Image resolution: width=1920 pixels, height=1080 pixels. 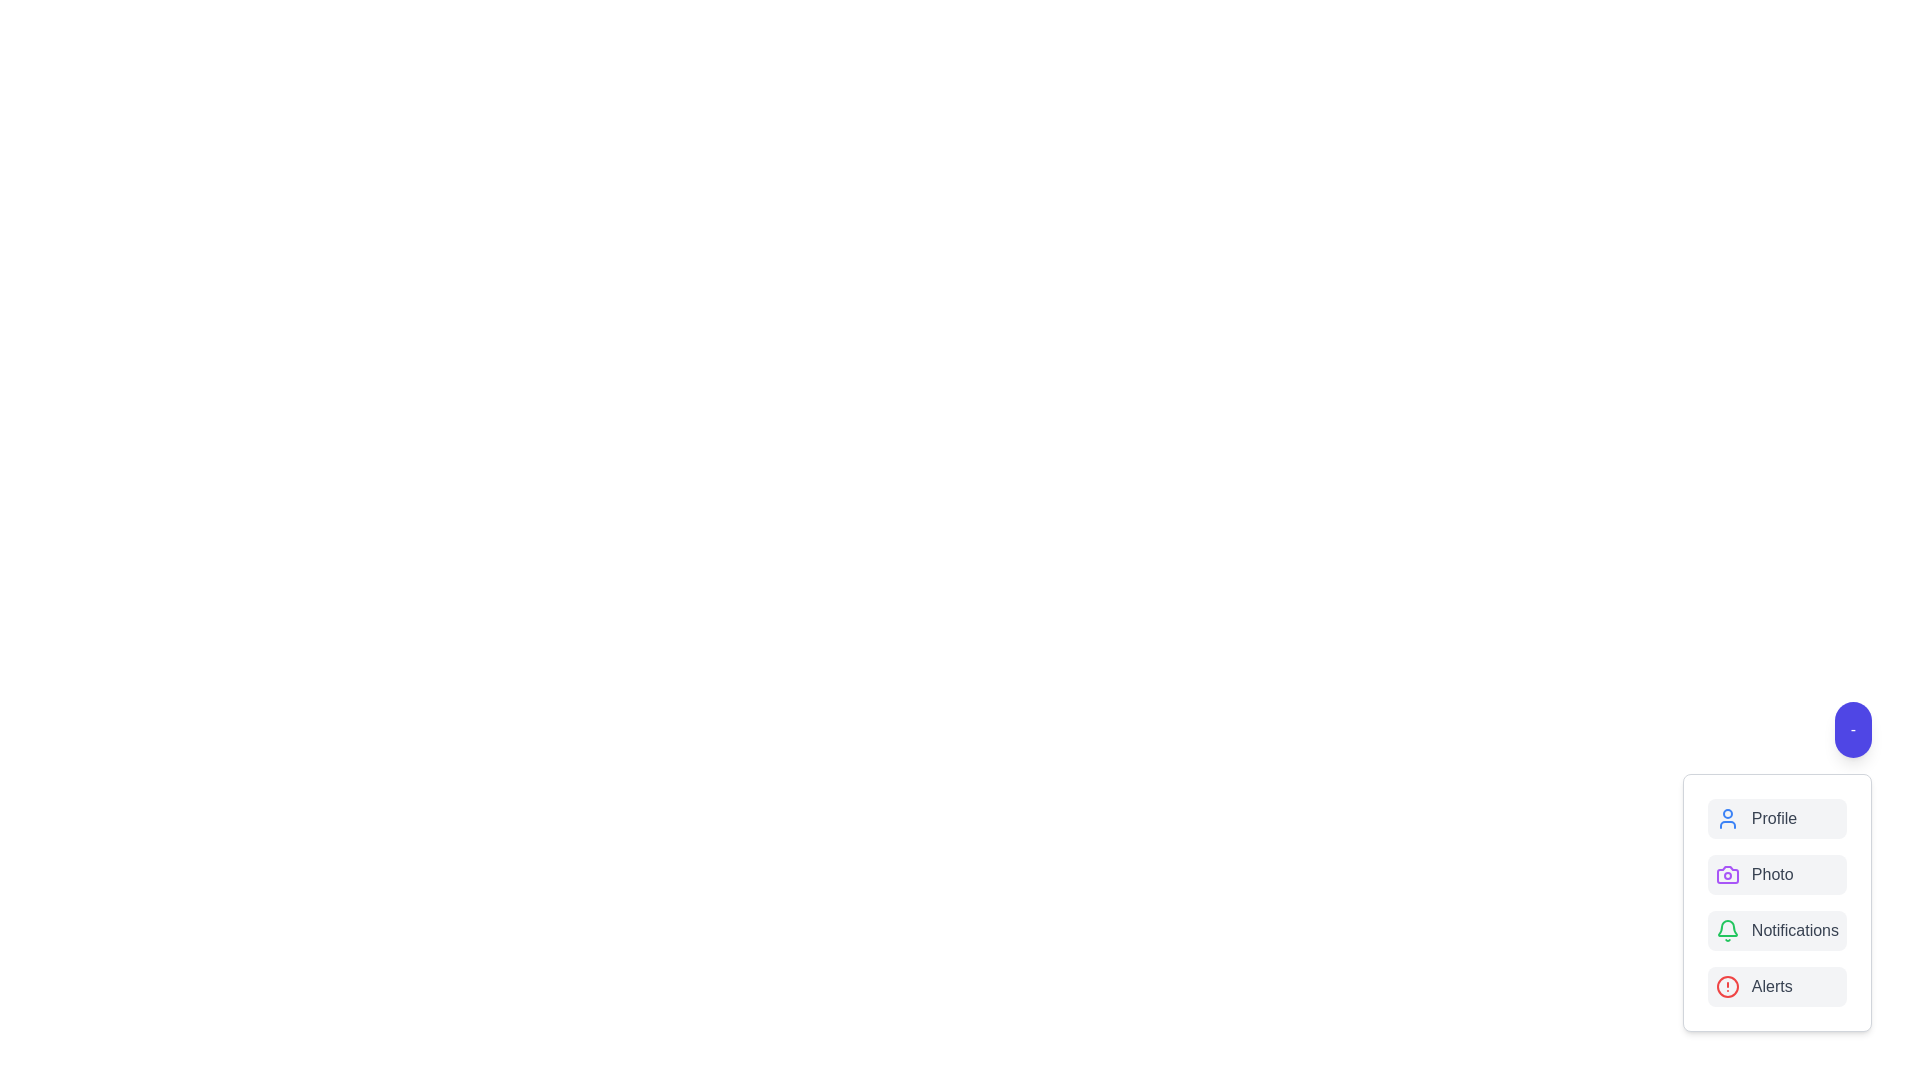 What do you see at coordinates (1776, 818) in the screenshot?
I see `the 'Profile' button to select the 'Profile' option` at bounding box center [1776, 818].